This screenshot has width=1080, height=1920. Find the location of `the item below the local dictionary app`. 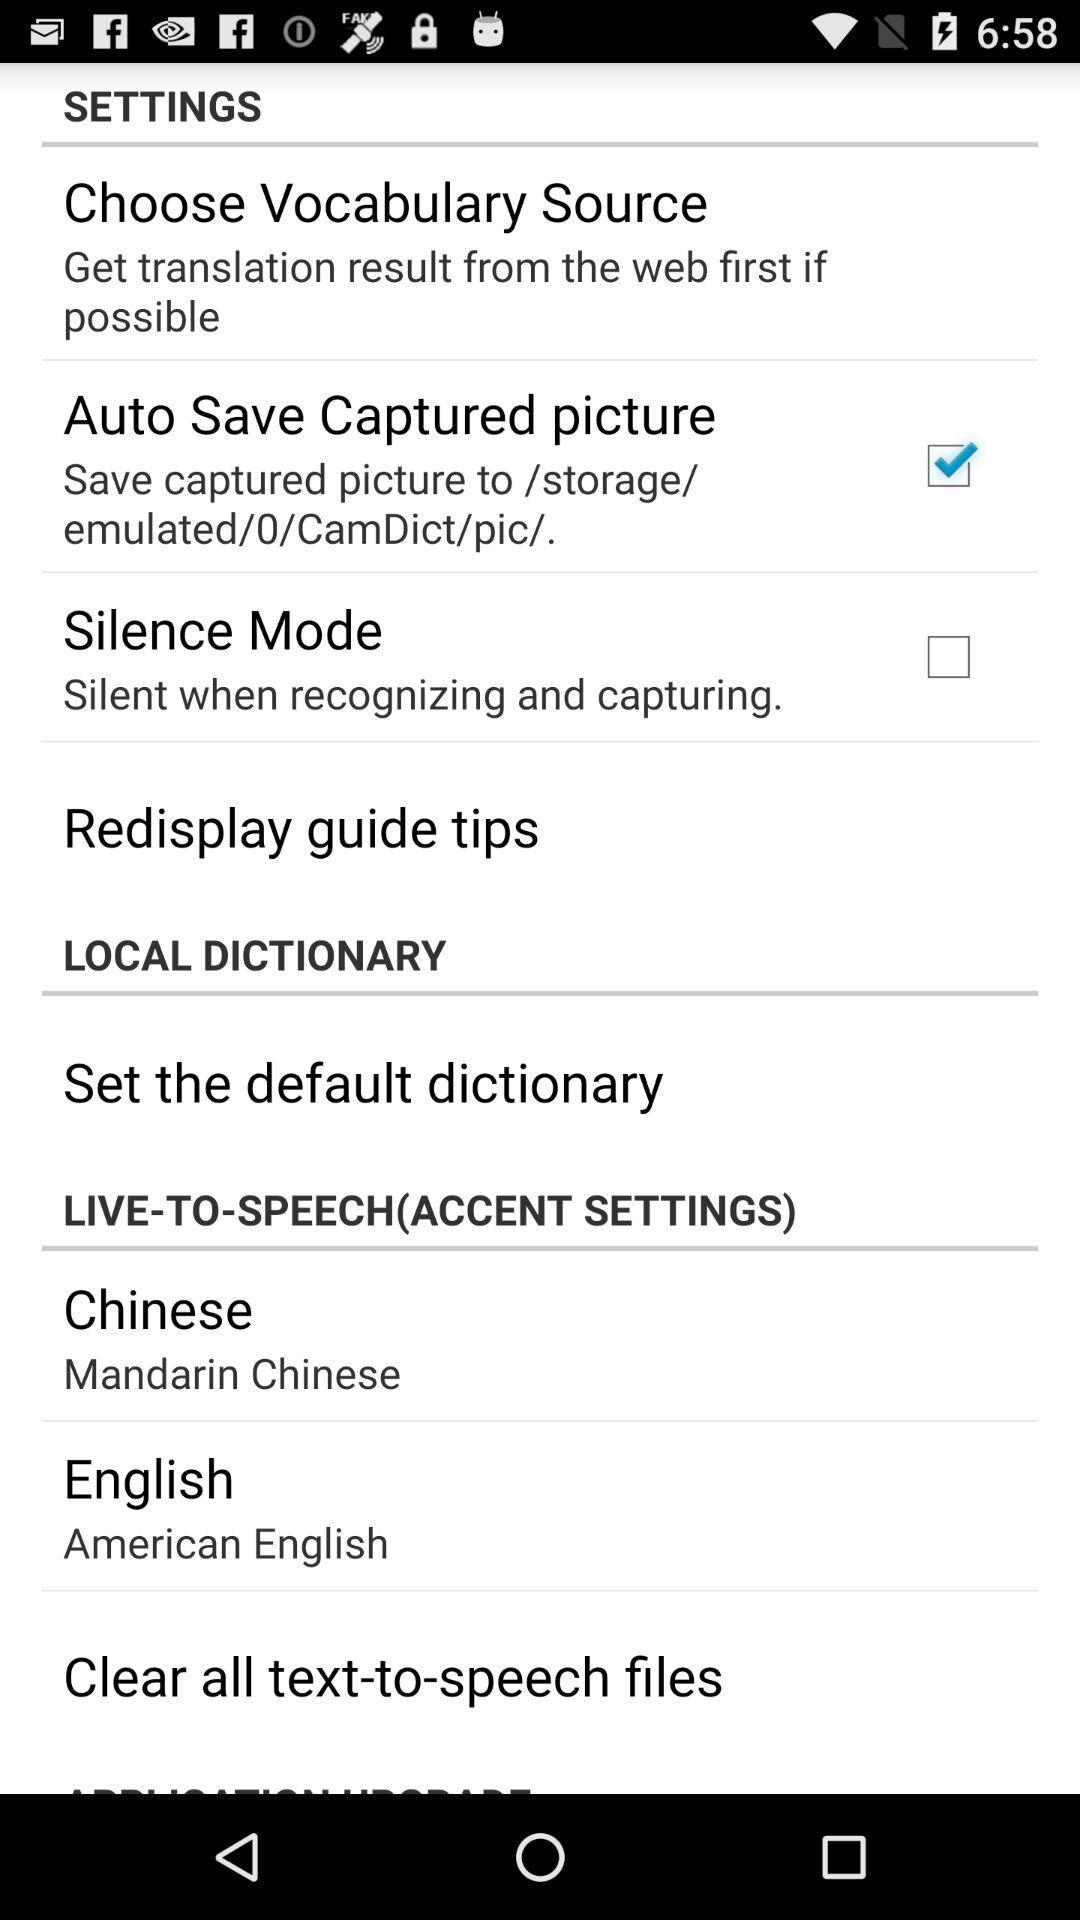

the item below the local dictionary app is located at coordinates (363, 1080).